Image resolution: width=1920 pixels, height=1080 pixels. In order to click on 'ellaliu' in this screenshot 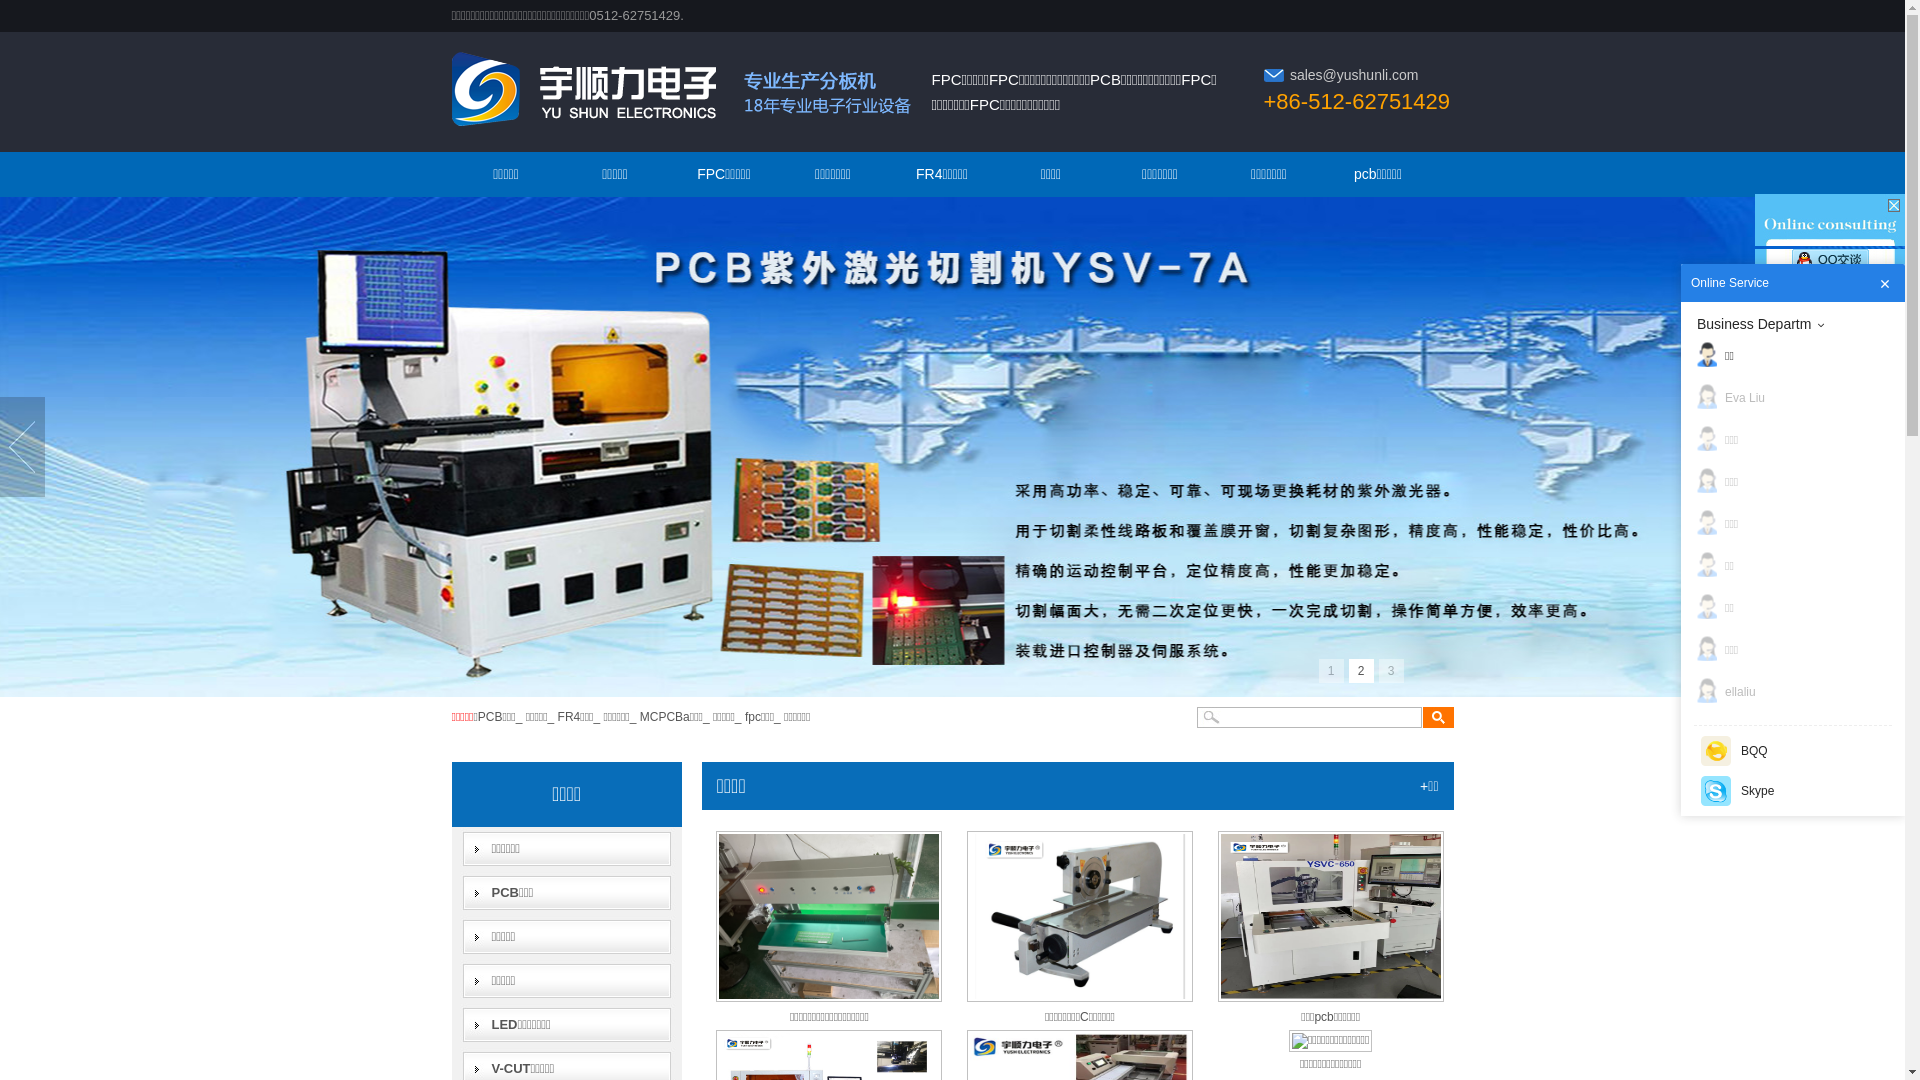, I will do `click(1798, 690)`.